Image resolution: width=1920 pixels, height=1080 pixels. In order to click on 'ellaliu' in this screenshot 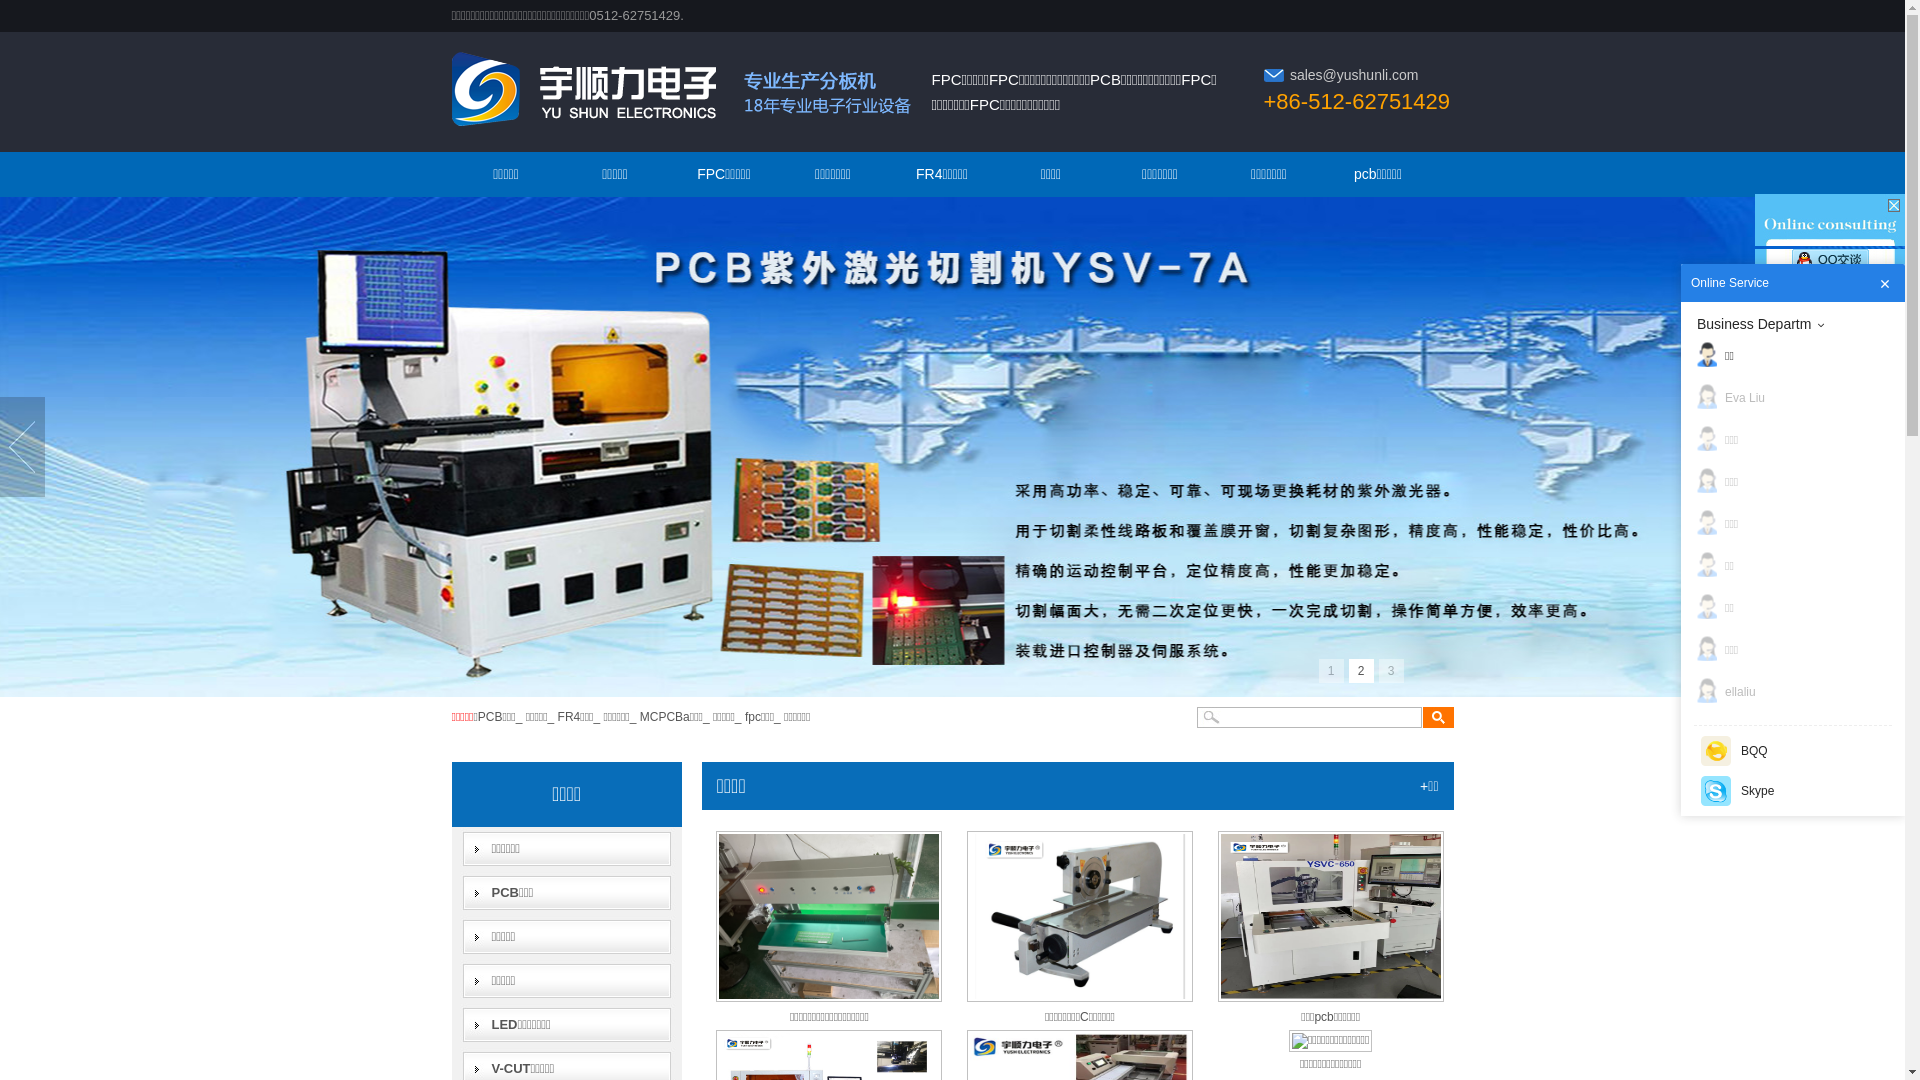, I will do `click(1798, 690)`.